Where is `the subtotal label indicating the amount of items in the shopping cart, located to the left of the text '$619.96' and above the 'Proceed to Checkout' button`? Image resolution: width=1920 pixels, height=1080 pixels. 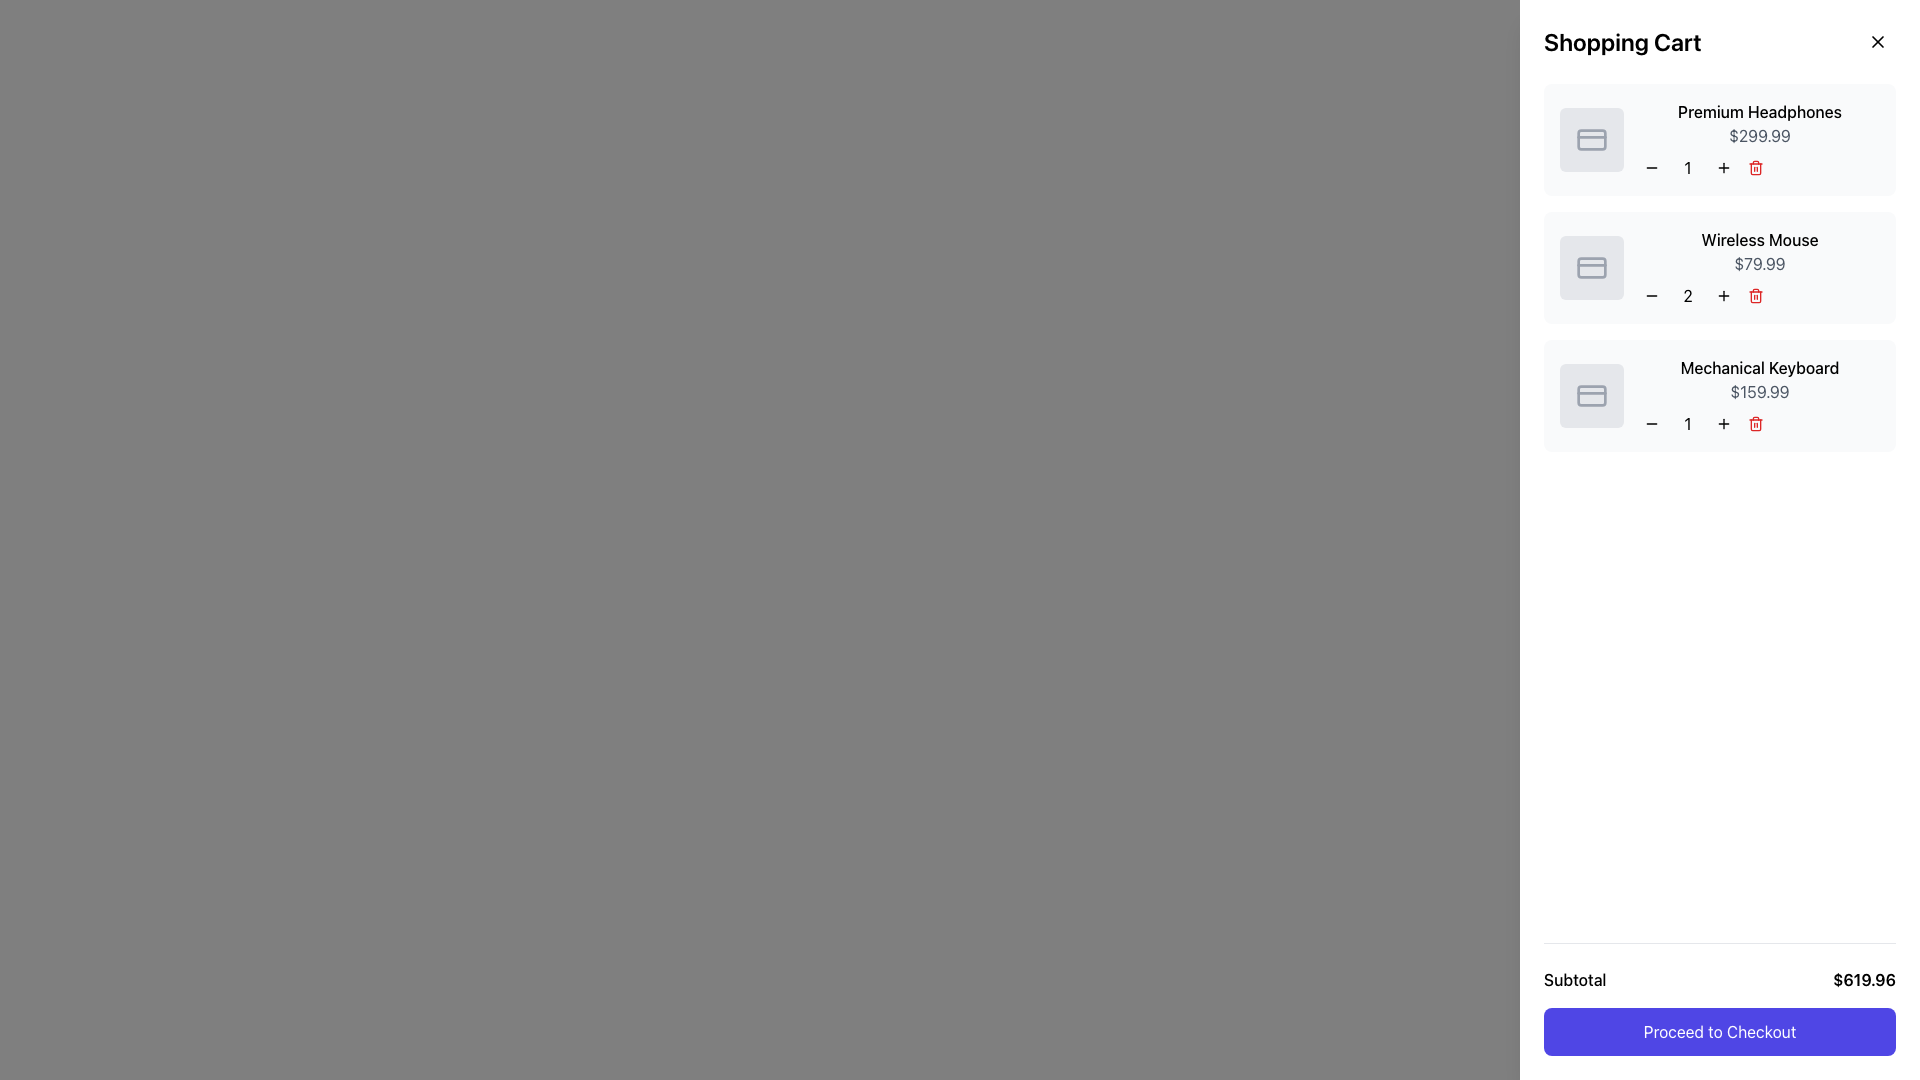 the subtotal label indicating the amount of items in the shopping cart, located to the left of the text '$619.96' and above the 'Proceed to Checkout' button is located at coordinates (1574, 978).